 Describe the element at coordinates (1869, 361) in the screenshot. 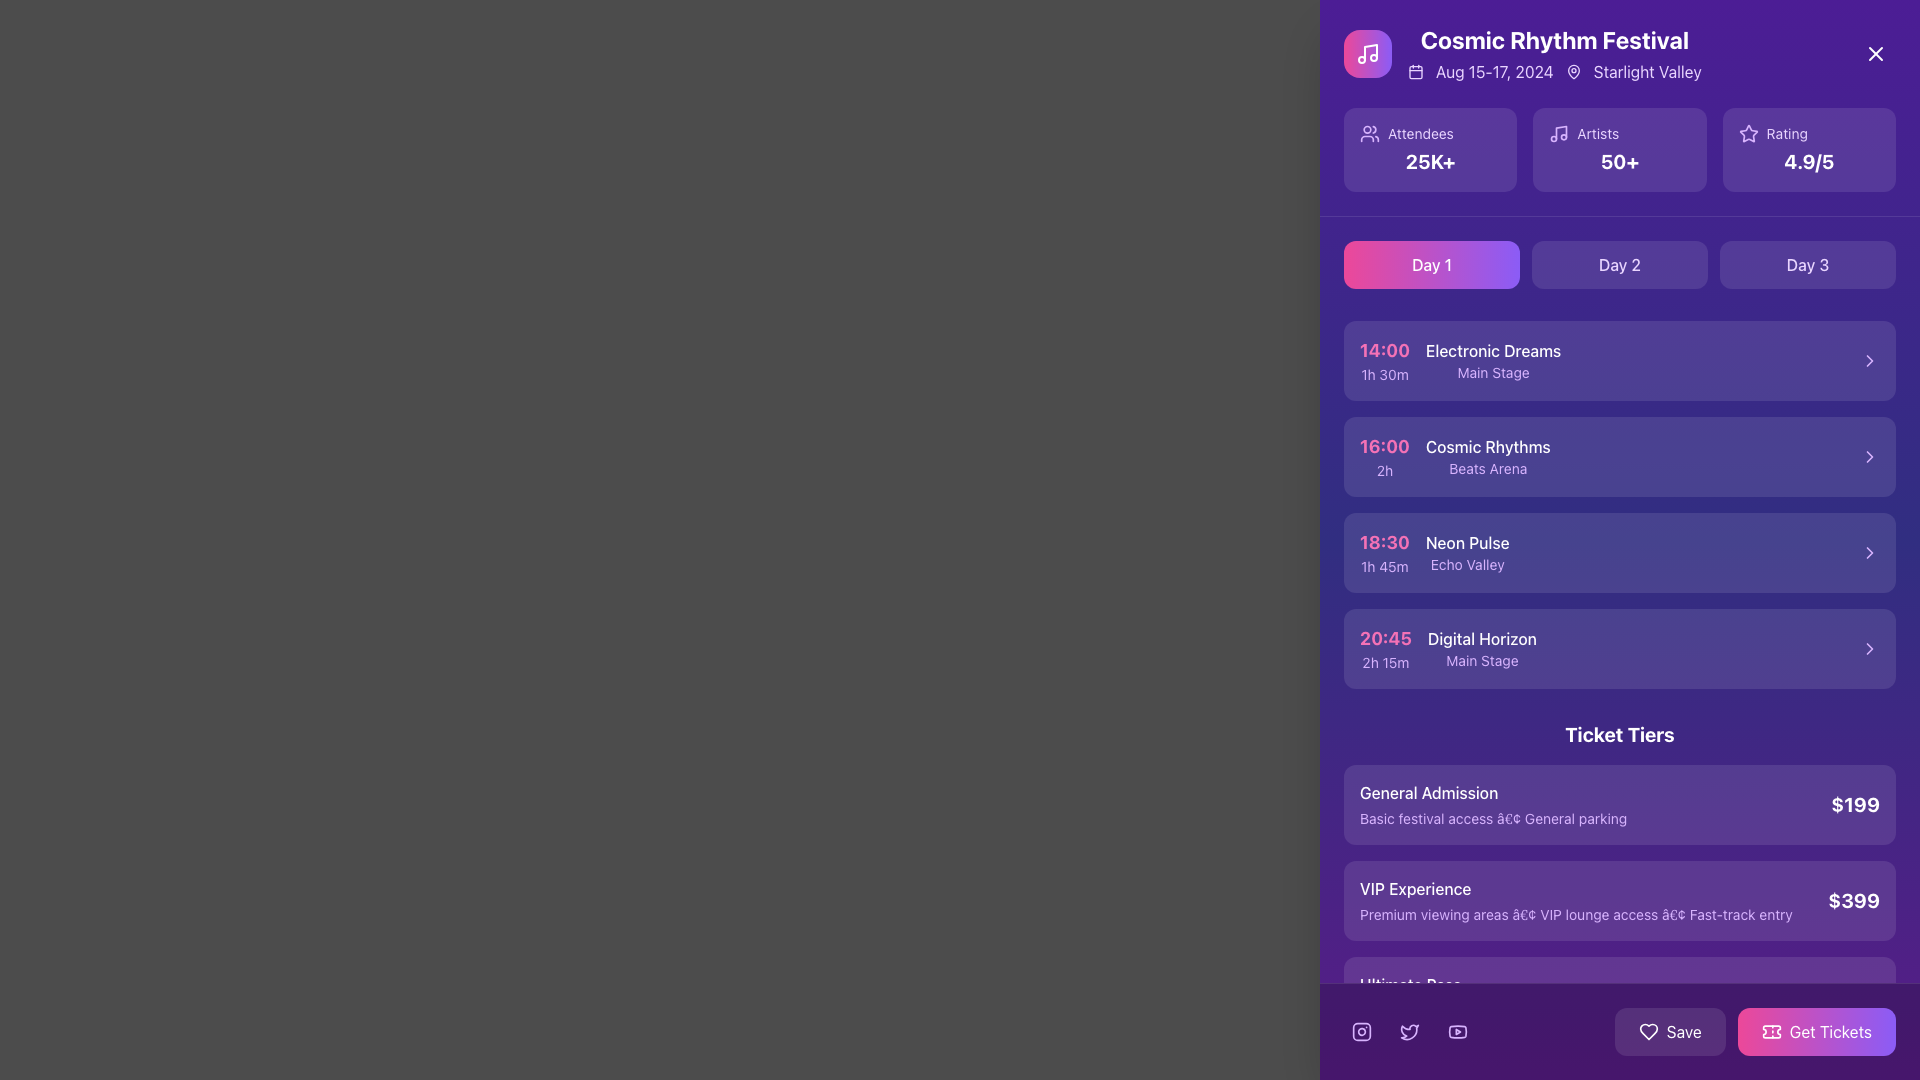

I see `the Chevron Right icon at the far right end of the 'Electronic Dreams' event row` at that location.